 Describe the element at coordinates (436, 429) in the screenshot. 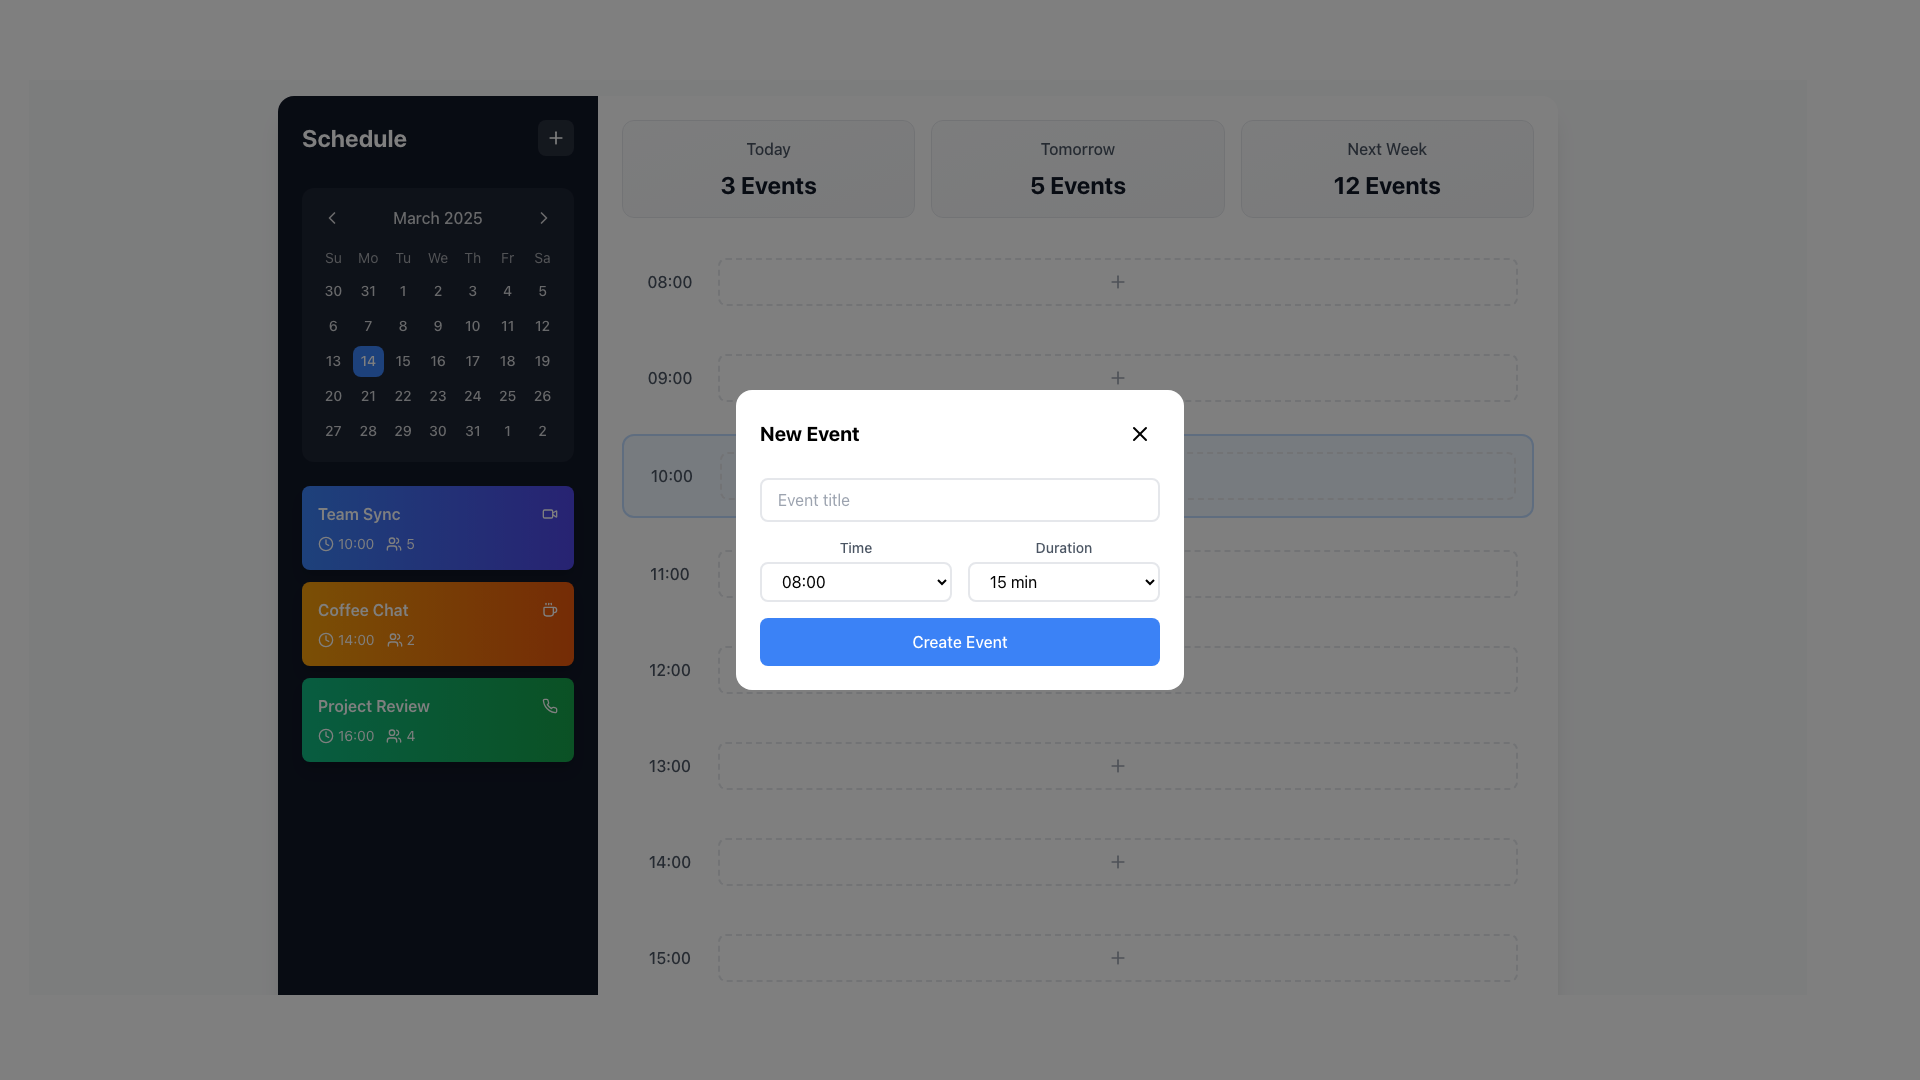

I see `the square-shaped button displaying '30' in medium-sized font, located` at that location.